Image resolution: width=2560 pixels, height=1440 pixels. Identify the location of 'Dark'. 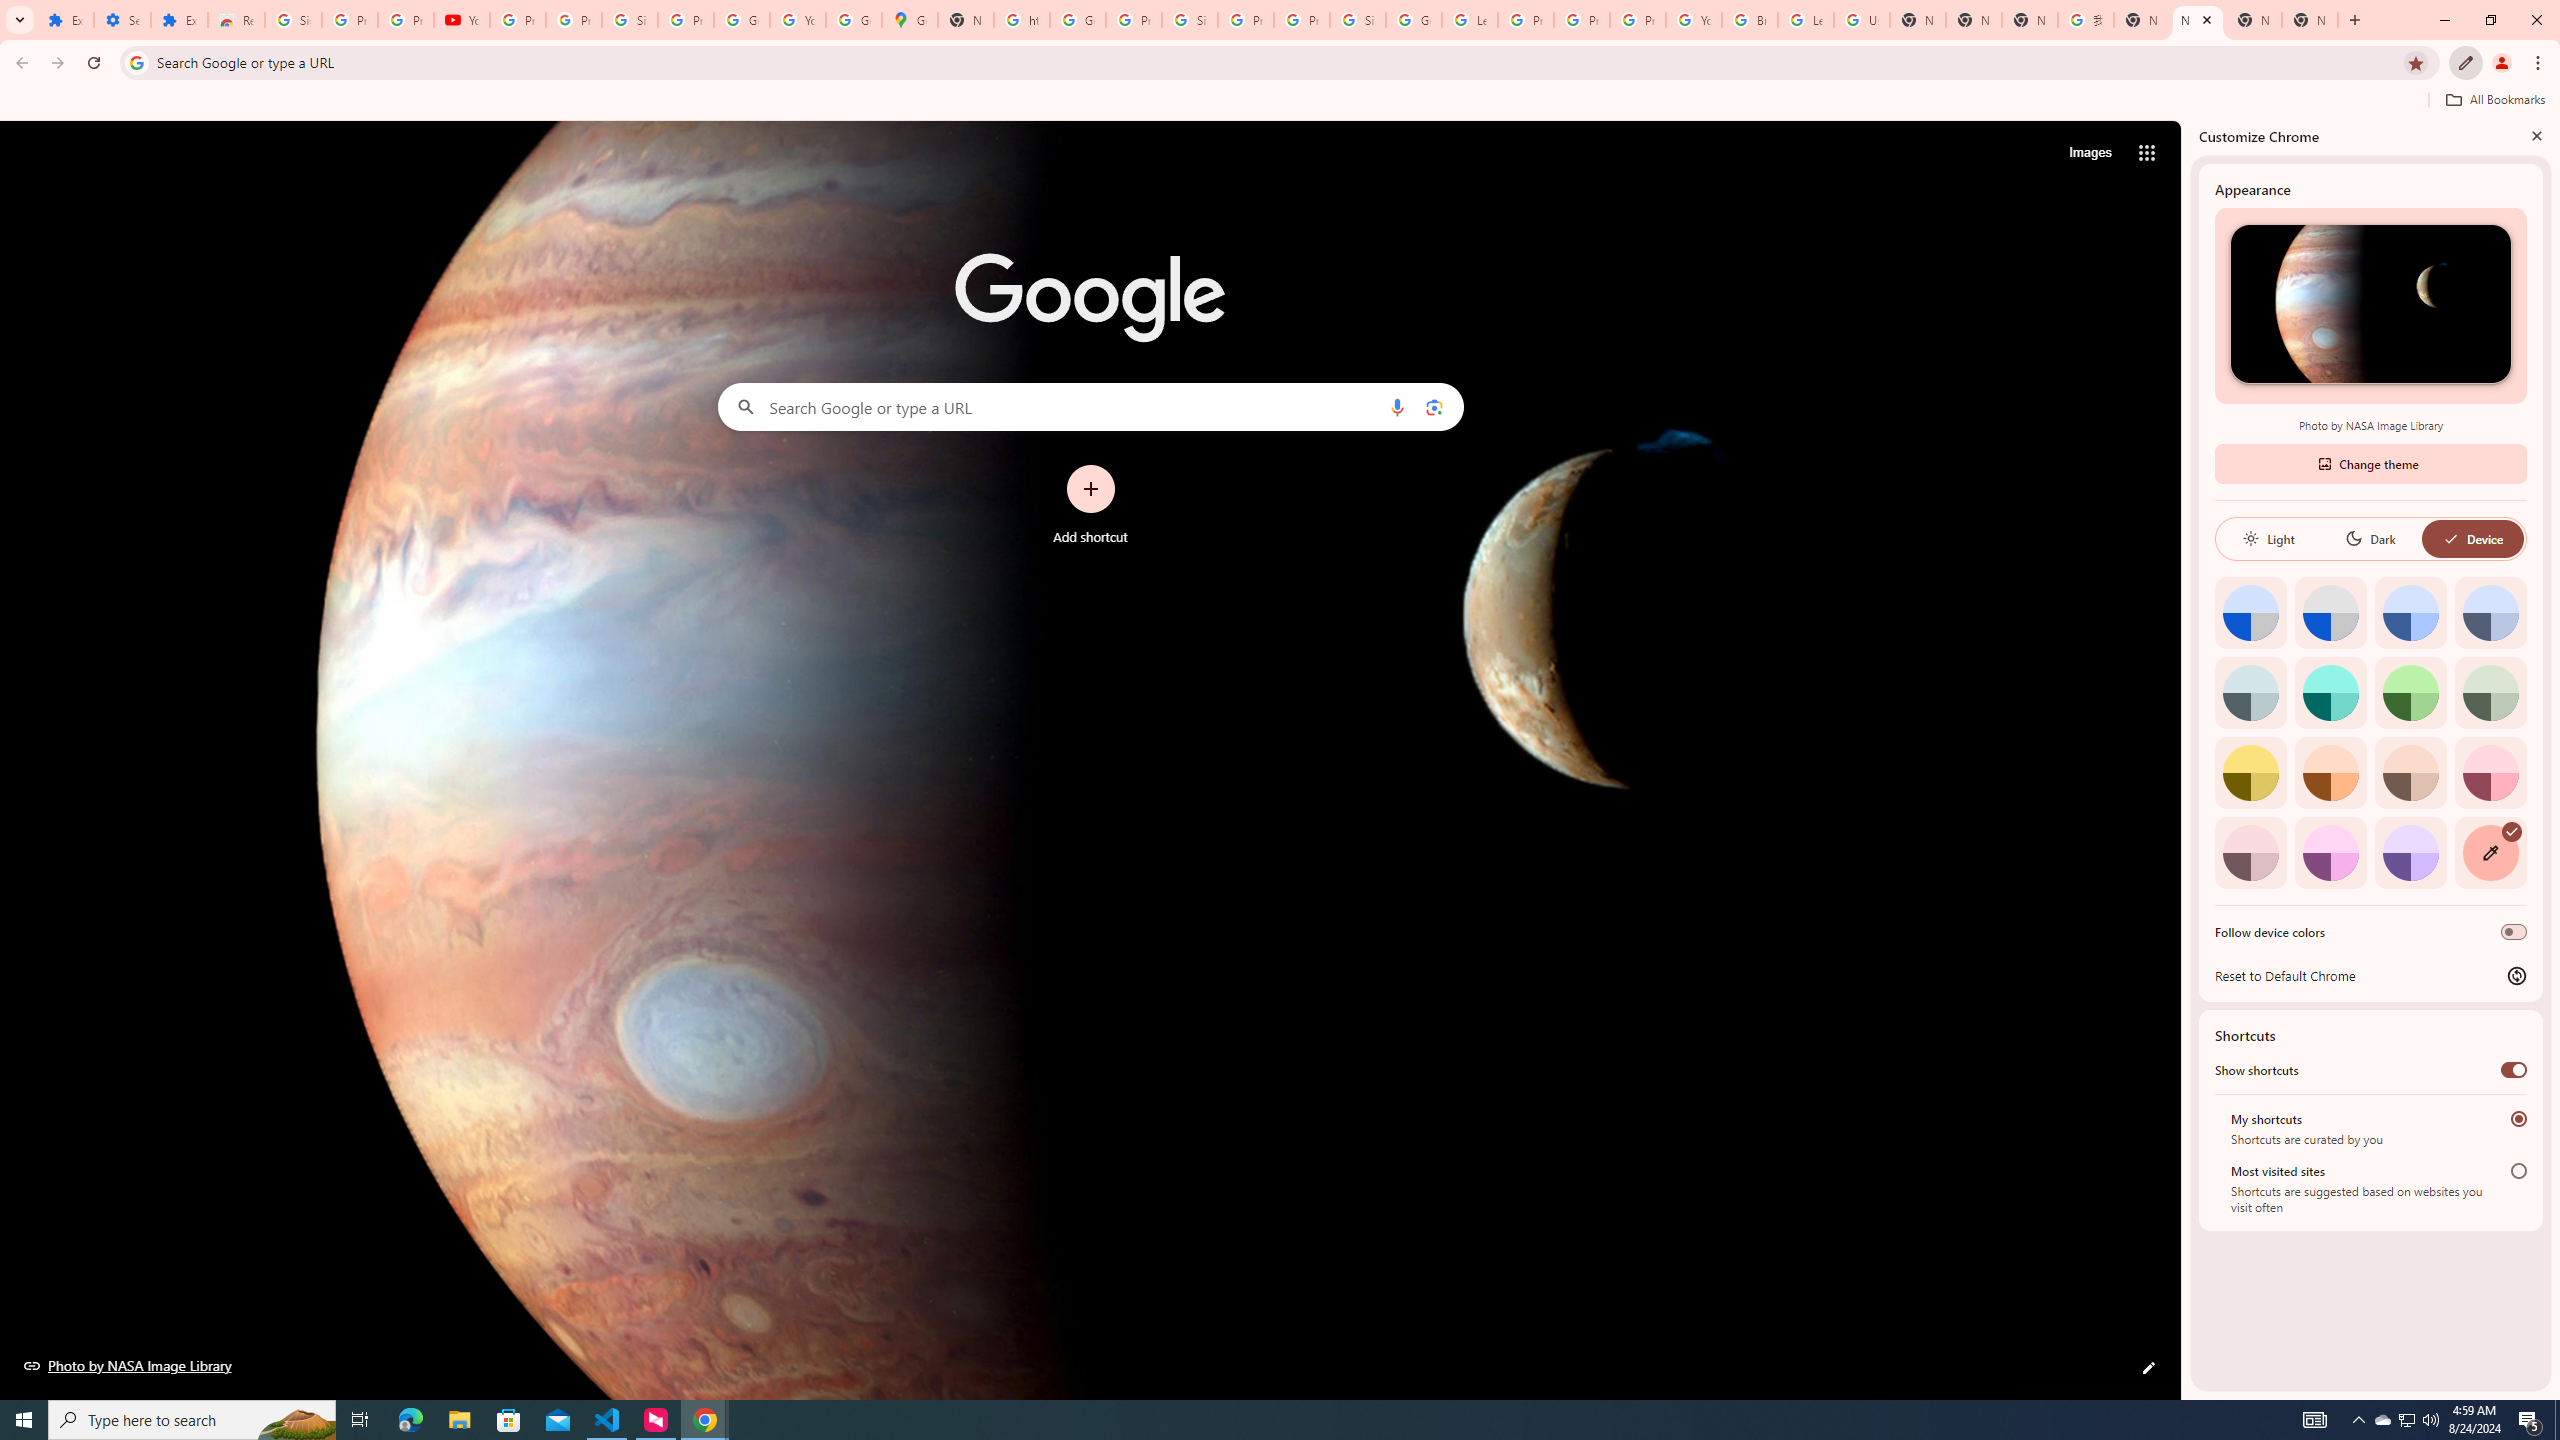
(2369, 537).